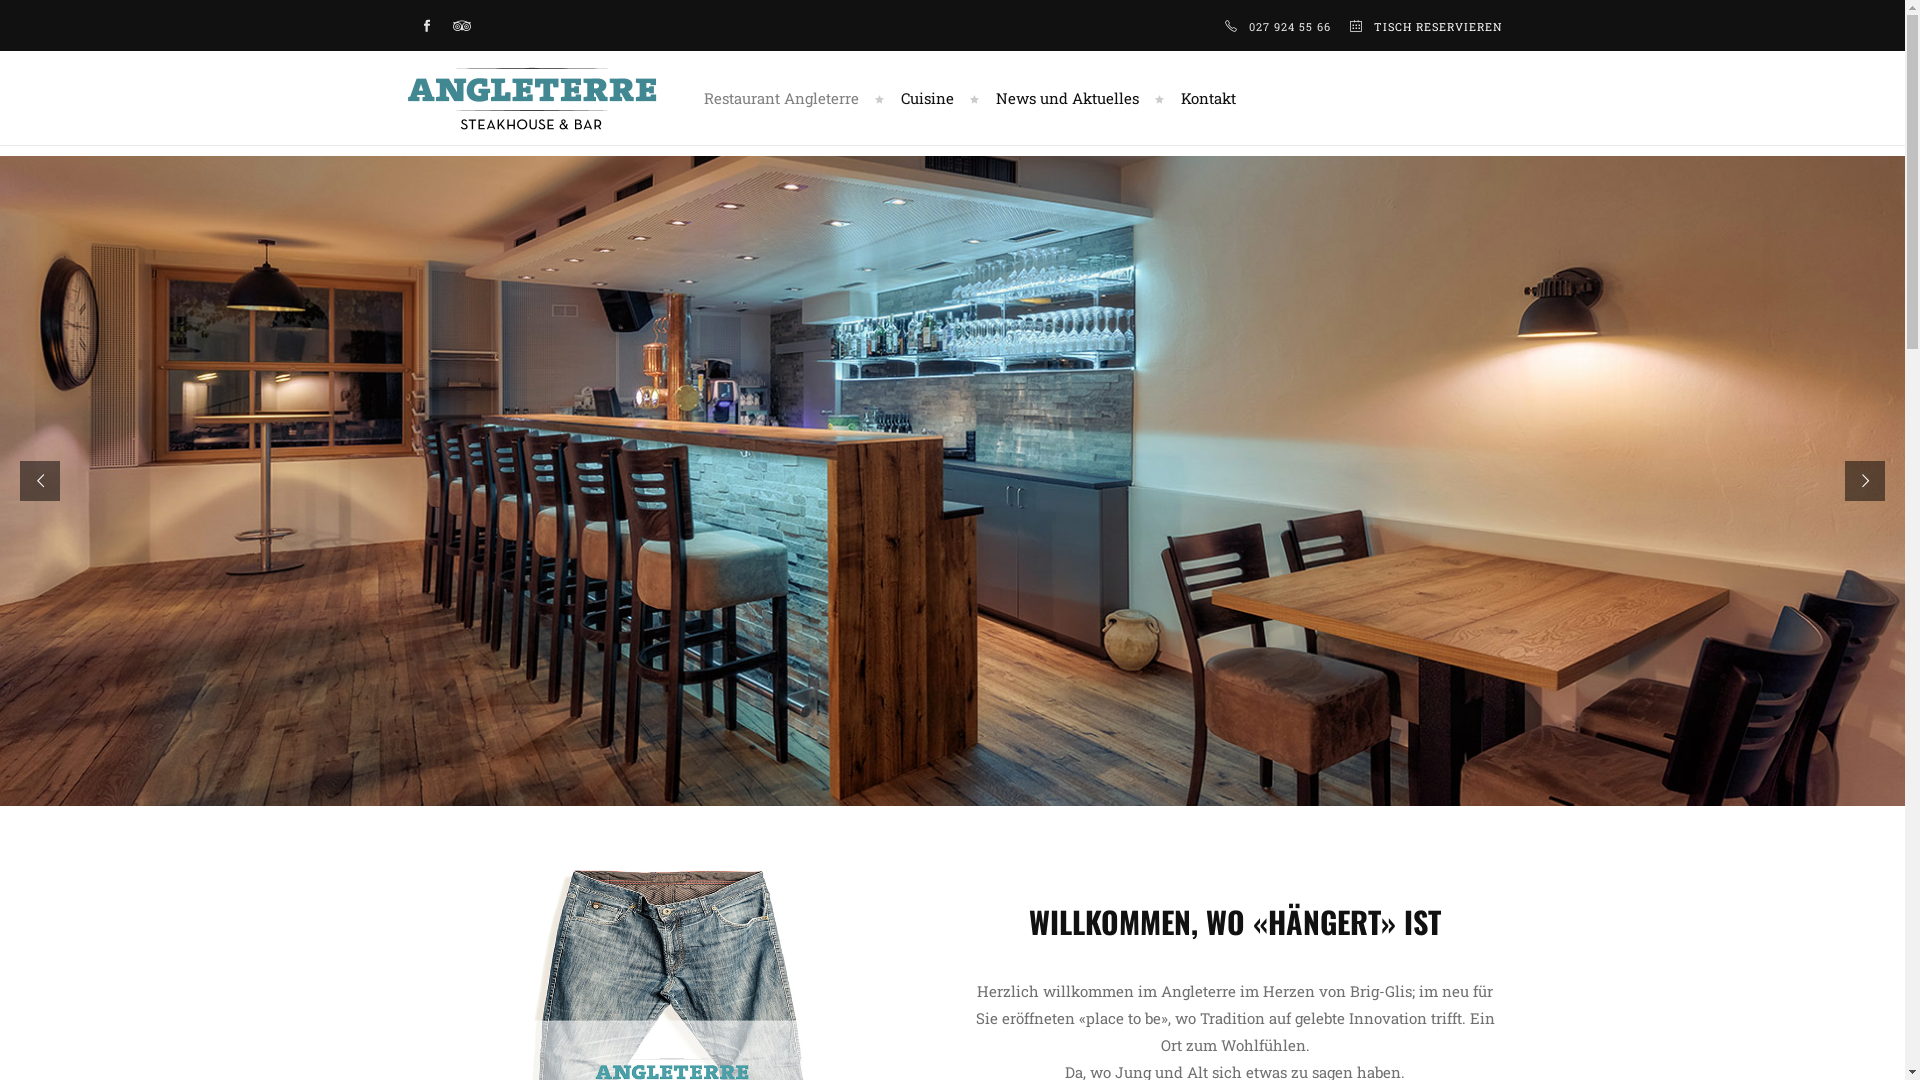  What do you see at coordinates (1163, 97) in the screenshot?
I see `'Kontakt'` at bounding box center [1163, 97].